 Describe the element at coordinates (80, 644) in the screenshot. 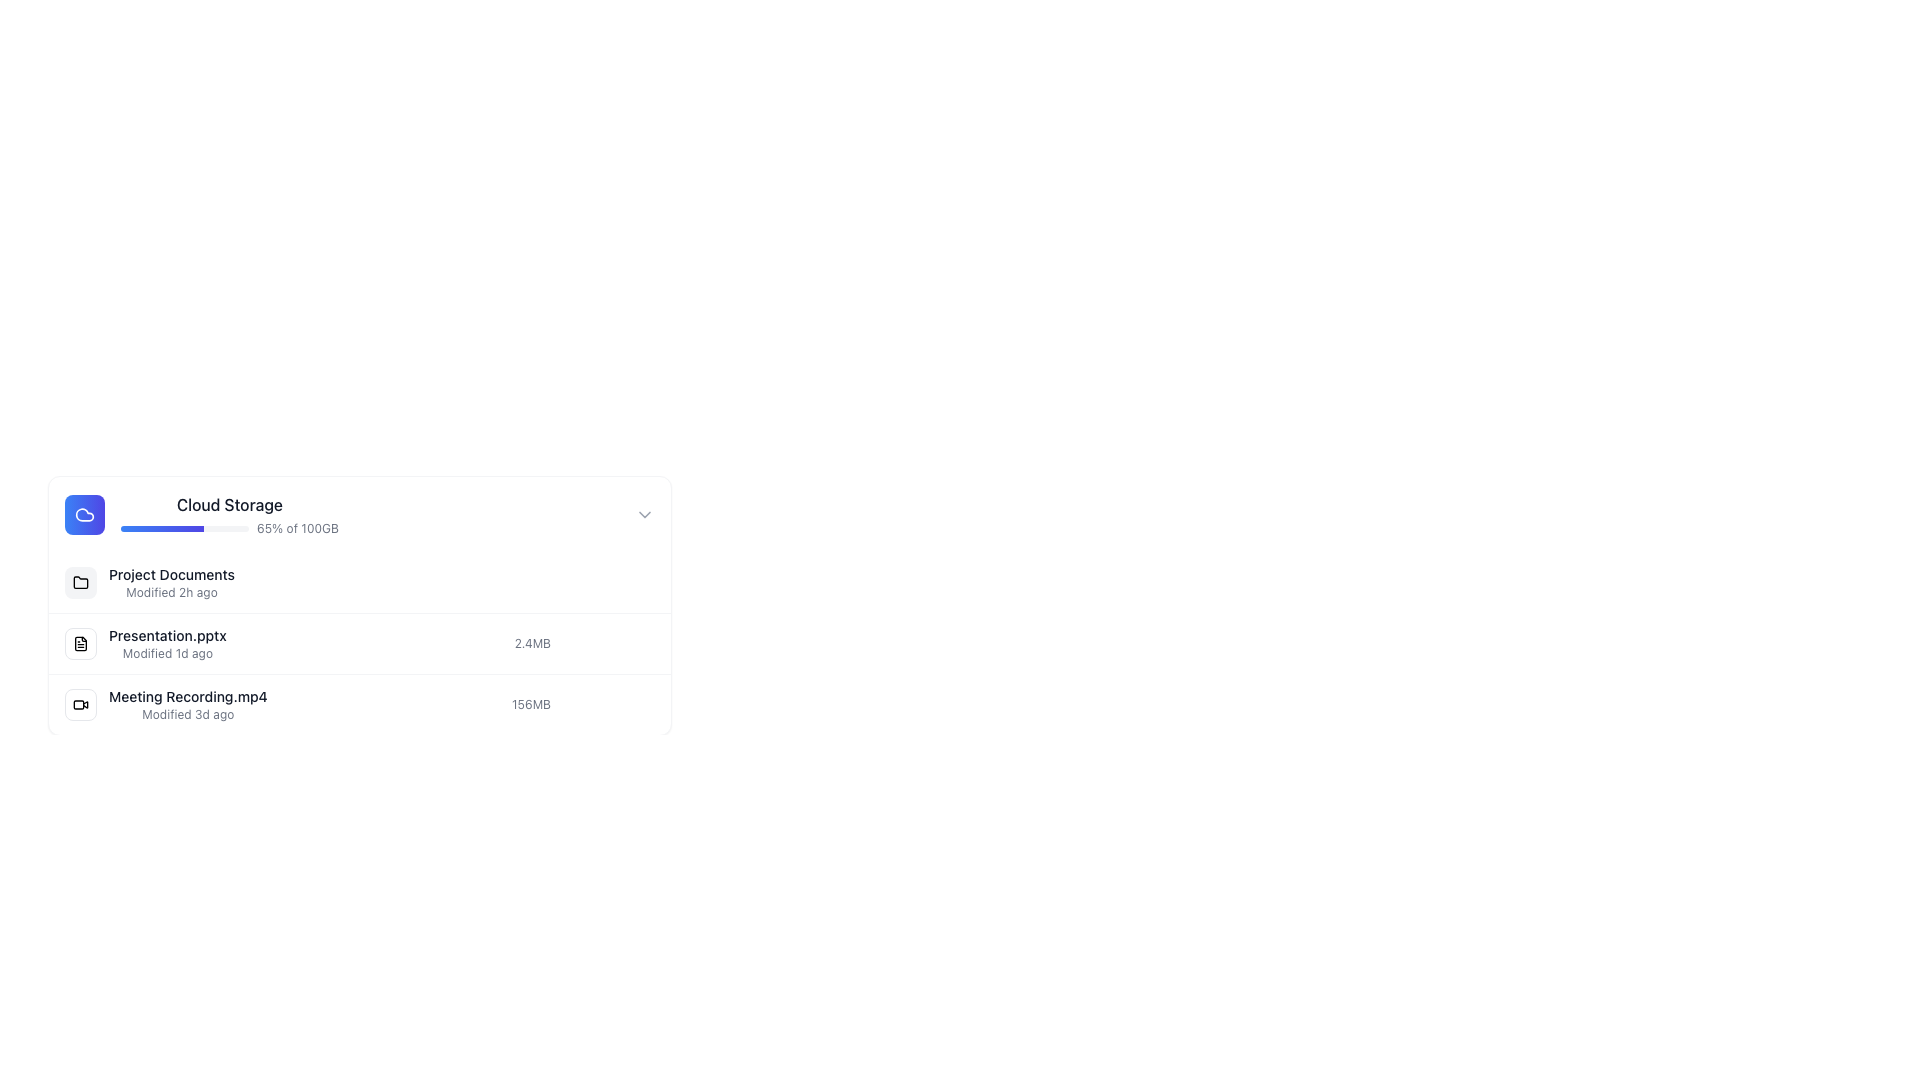

I see `the document file icon, which is a white square with rounded edges and a folded corner, positioned to the left of the text 'Presentation.pptx'` at that location.